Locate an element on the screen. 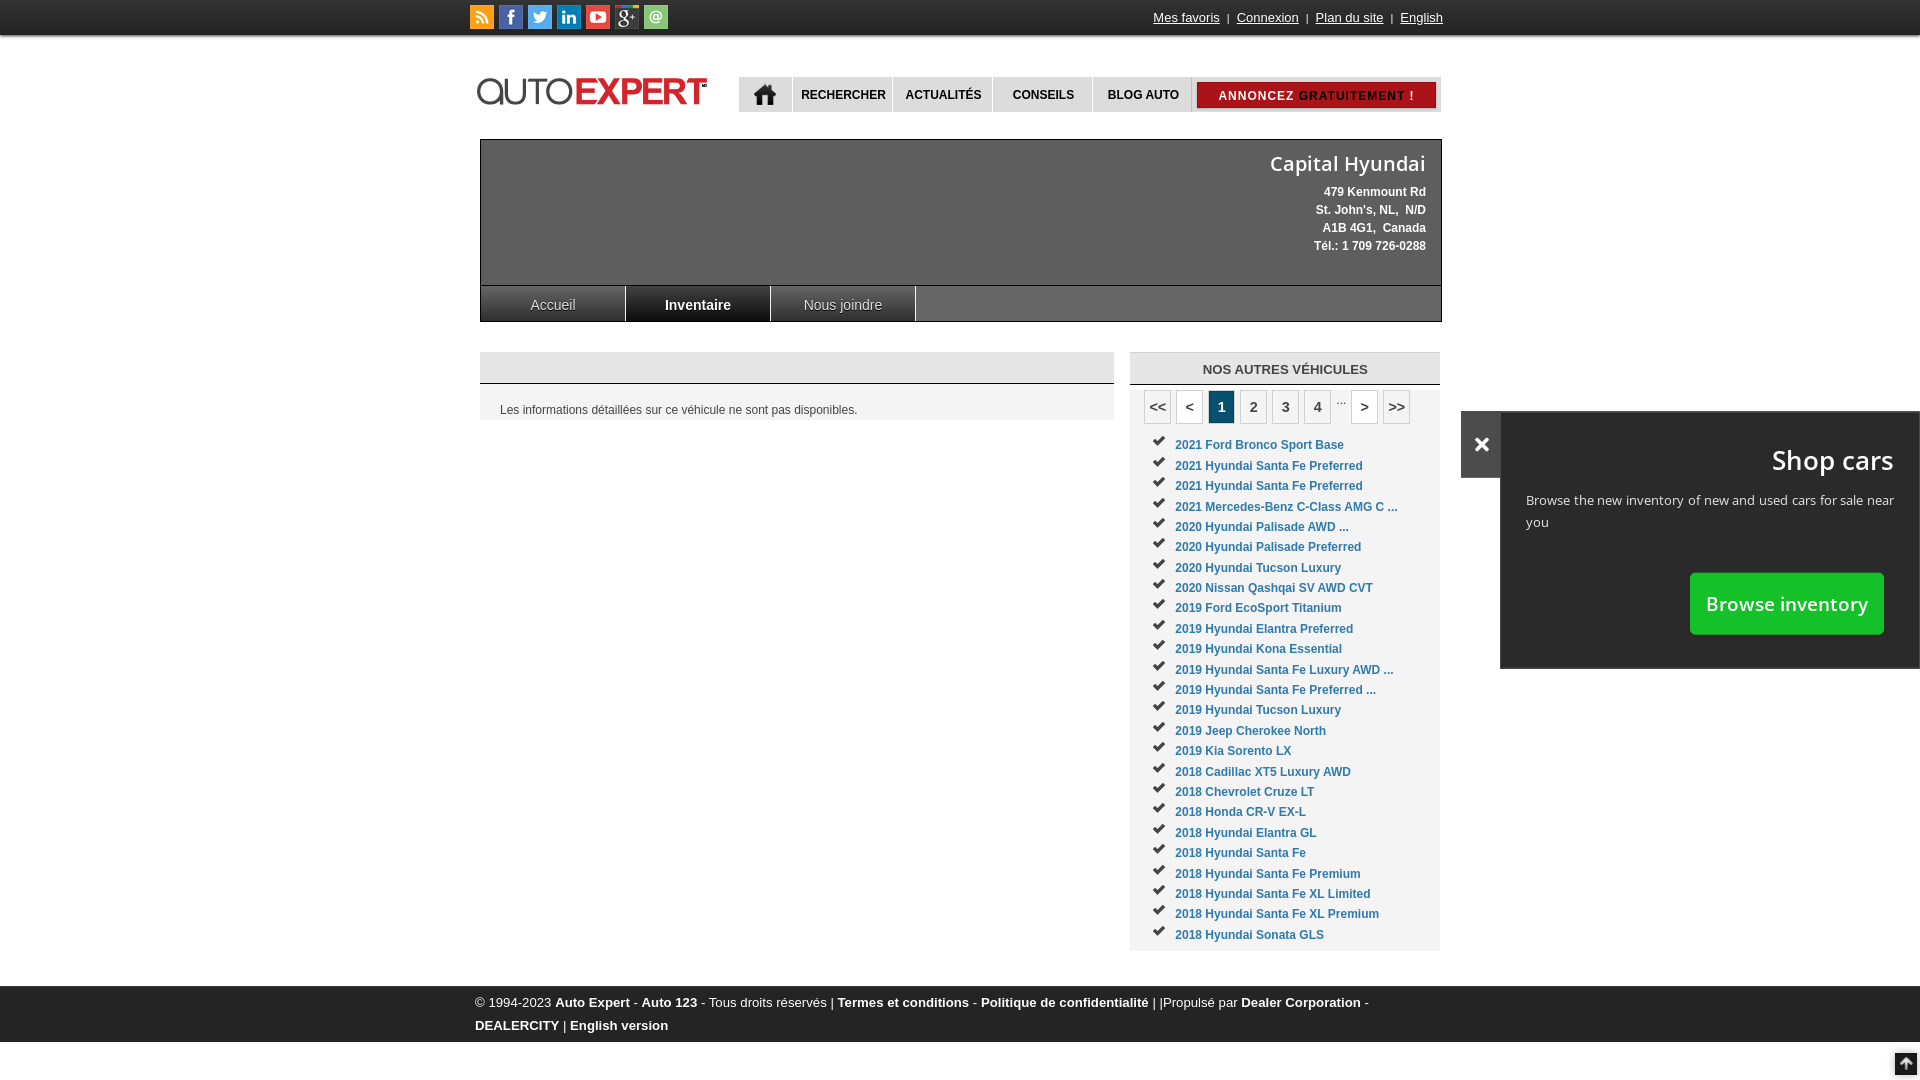 This screenshot has height=1080, width=1920. 'Browse inventory' is located at coordinates (1786, 602).